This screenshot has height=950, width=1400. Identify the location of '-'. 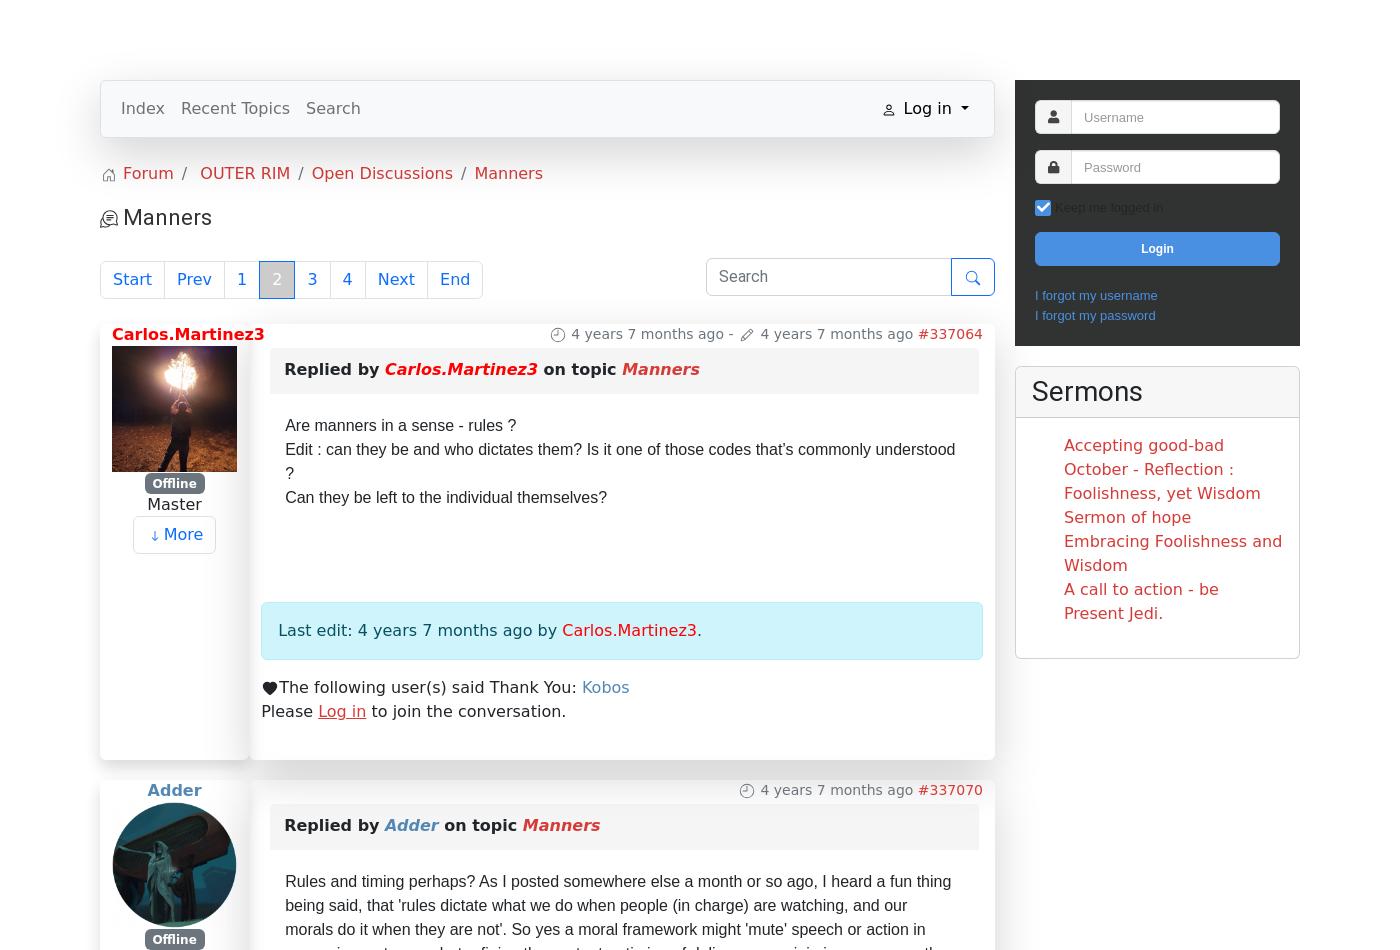
(730, 766).